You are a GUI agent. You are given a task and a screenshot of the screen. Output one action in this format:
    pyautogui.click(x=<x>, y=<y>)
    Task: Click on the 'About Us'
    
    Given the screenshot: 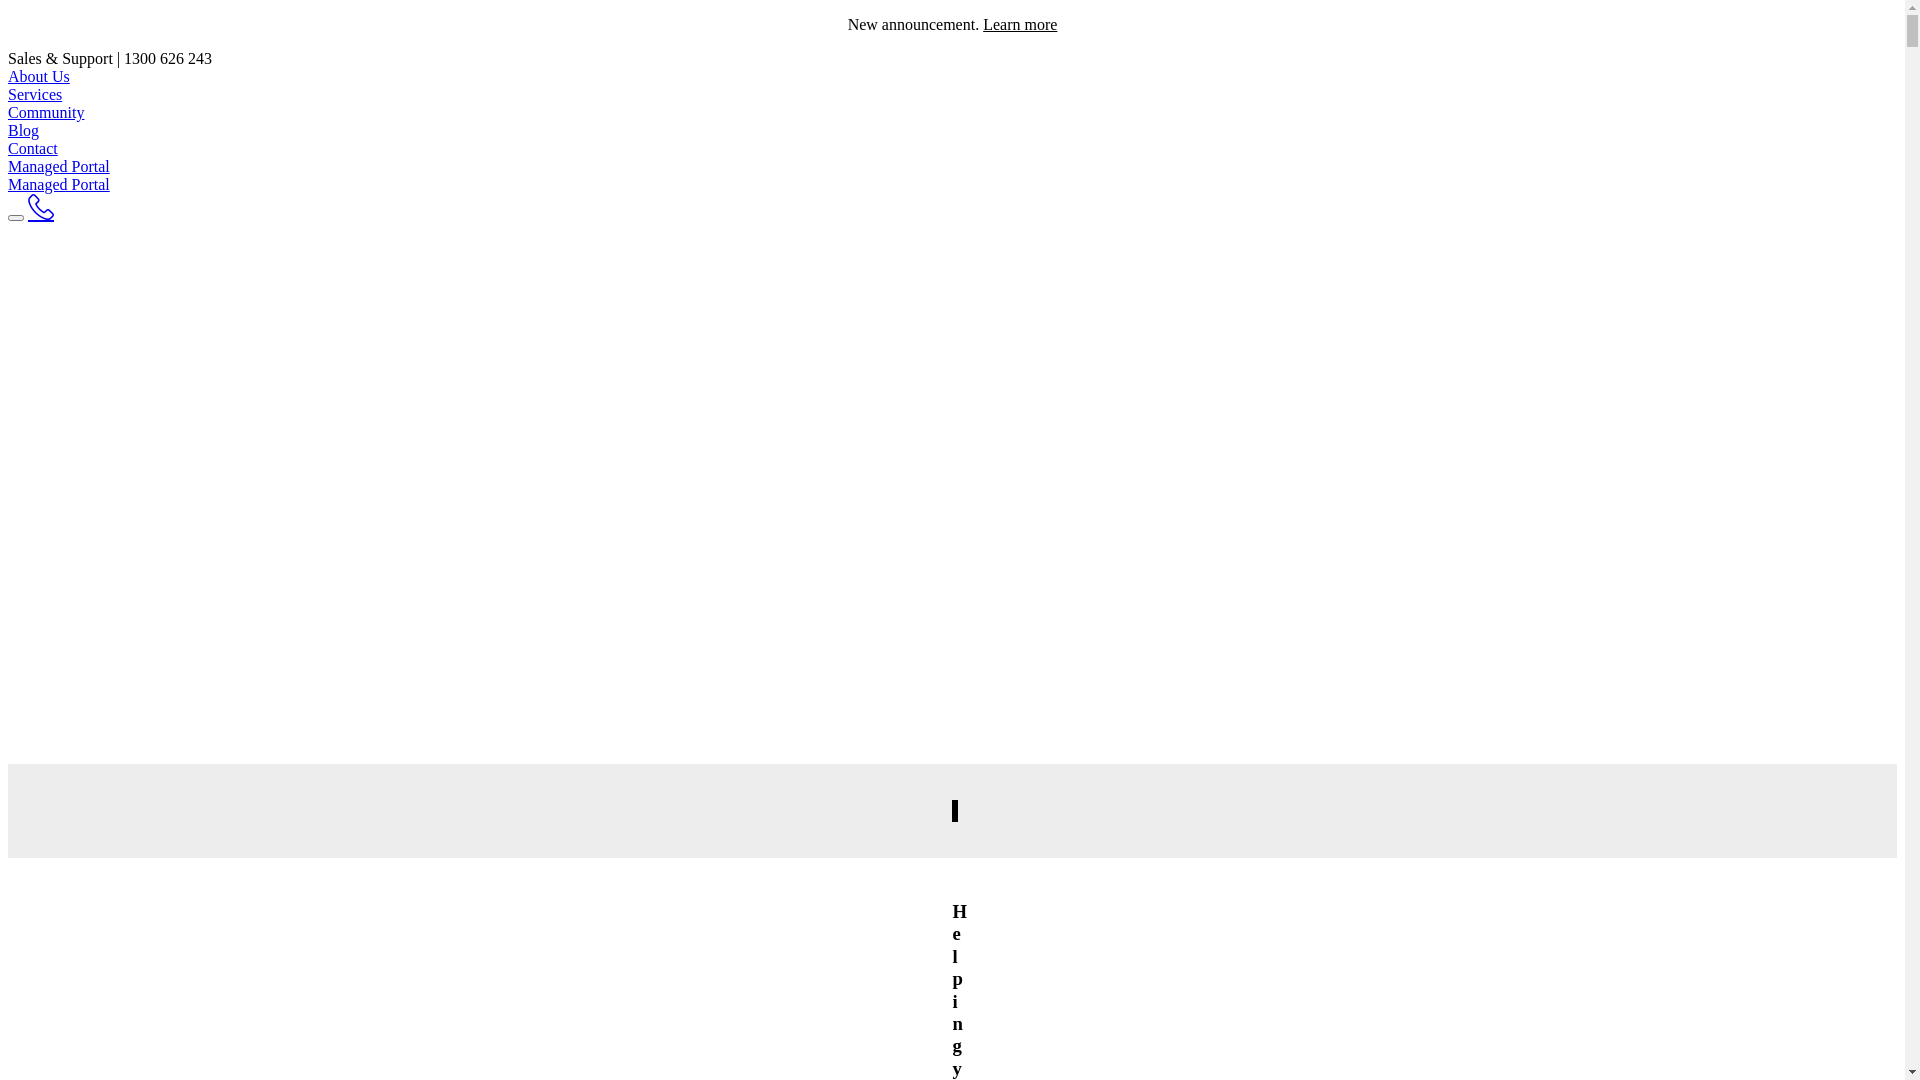 What is the action you would take?
    pyautogui.click(x=8, y=75)
    